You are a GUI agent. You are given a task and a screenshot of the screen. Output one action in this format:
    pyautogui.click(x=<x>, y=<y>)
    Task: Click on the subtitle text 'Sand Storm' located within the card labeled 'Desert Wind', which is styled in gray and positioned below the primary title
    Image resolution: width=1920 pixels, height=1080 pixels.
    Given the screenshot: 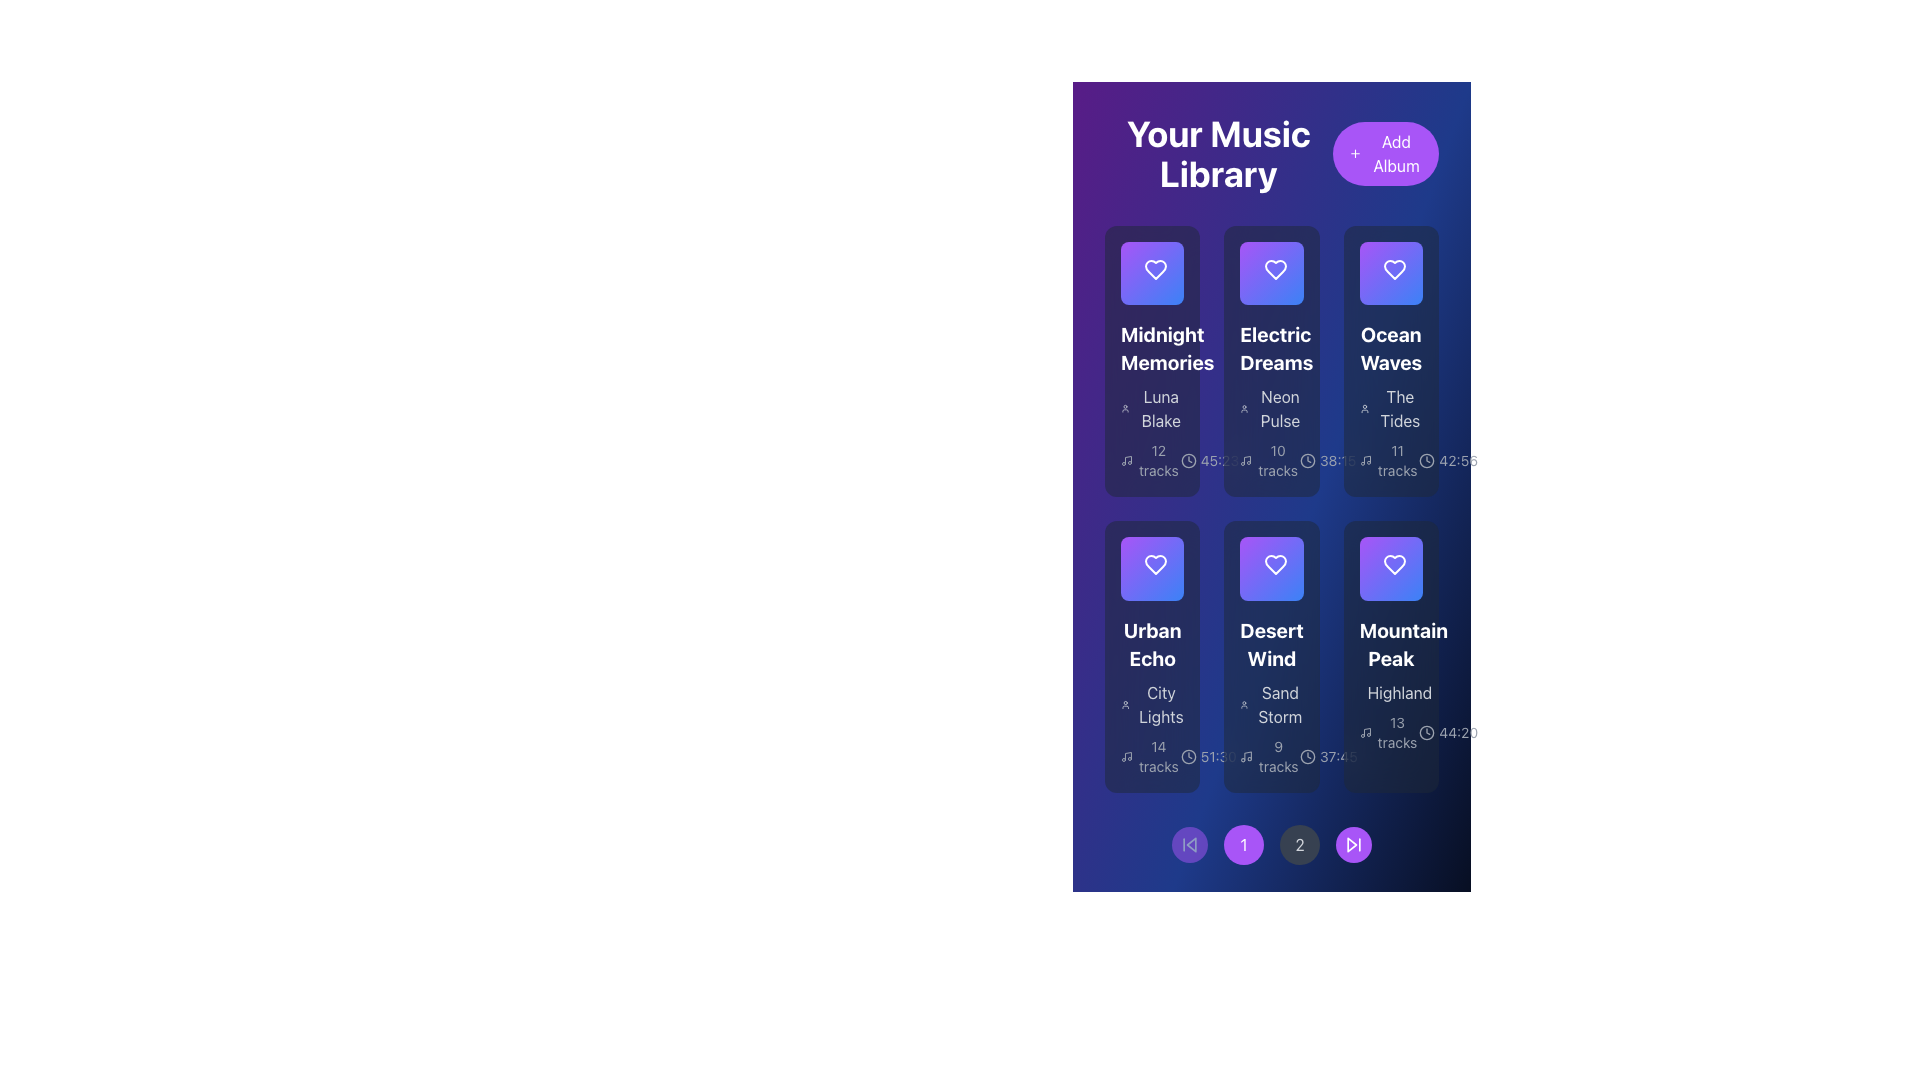 What is the action you would take?
    pyautogui.click(x=1271, y=695)
    